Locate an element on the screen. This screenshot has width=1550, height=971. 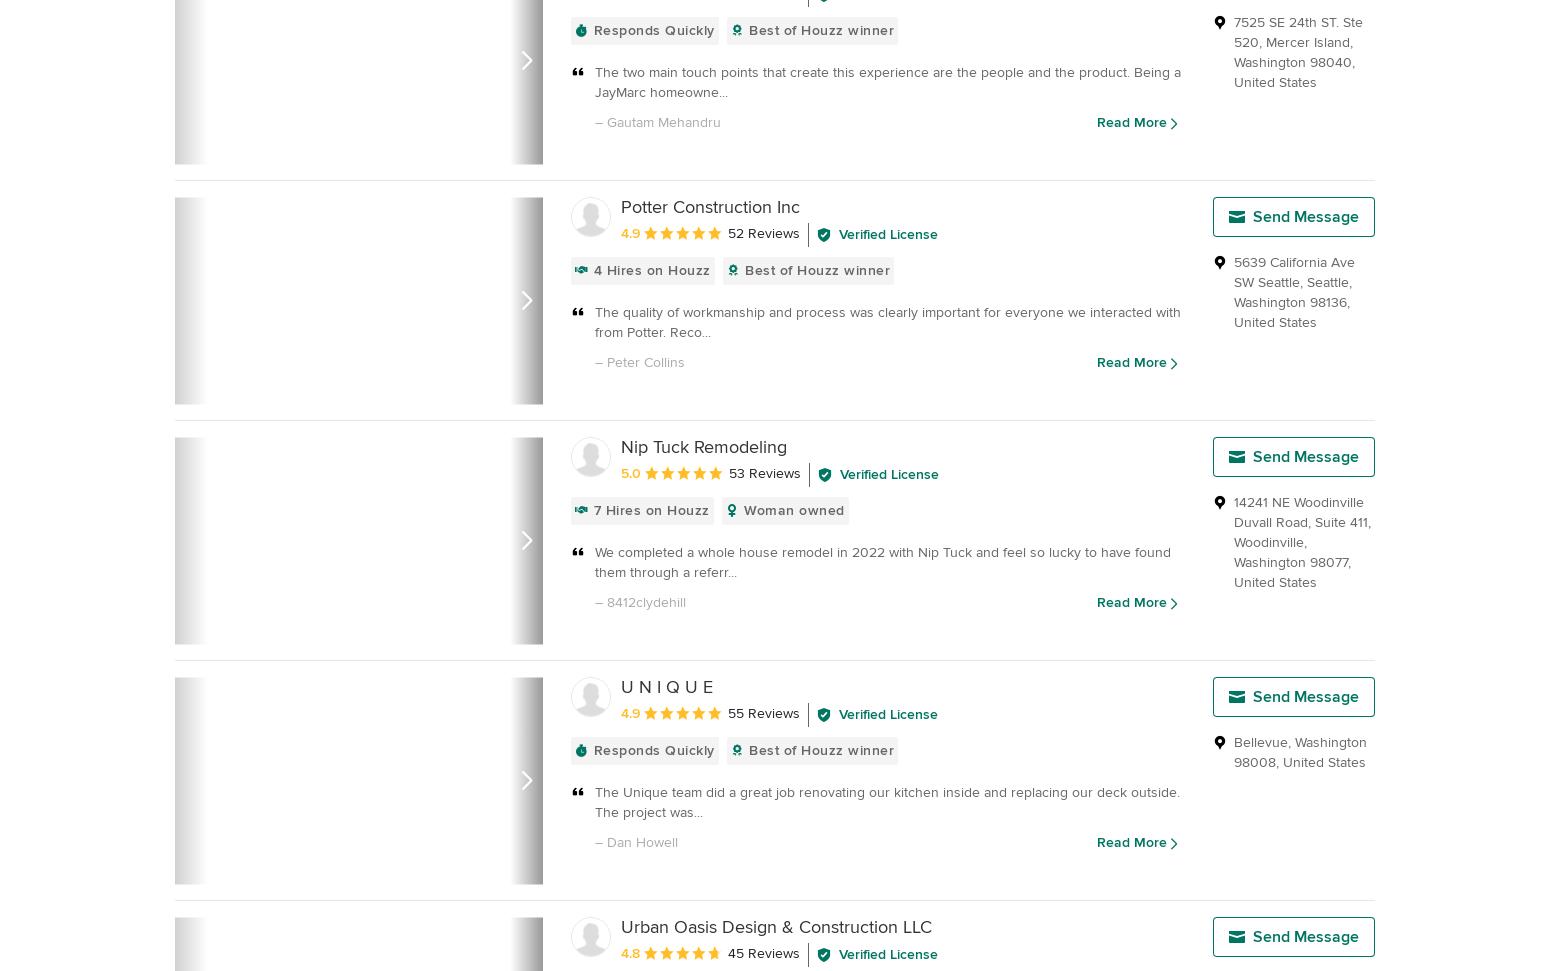
'Bellevue' is located at coordinates (1233, 741).